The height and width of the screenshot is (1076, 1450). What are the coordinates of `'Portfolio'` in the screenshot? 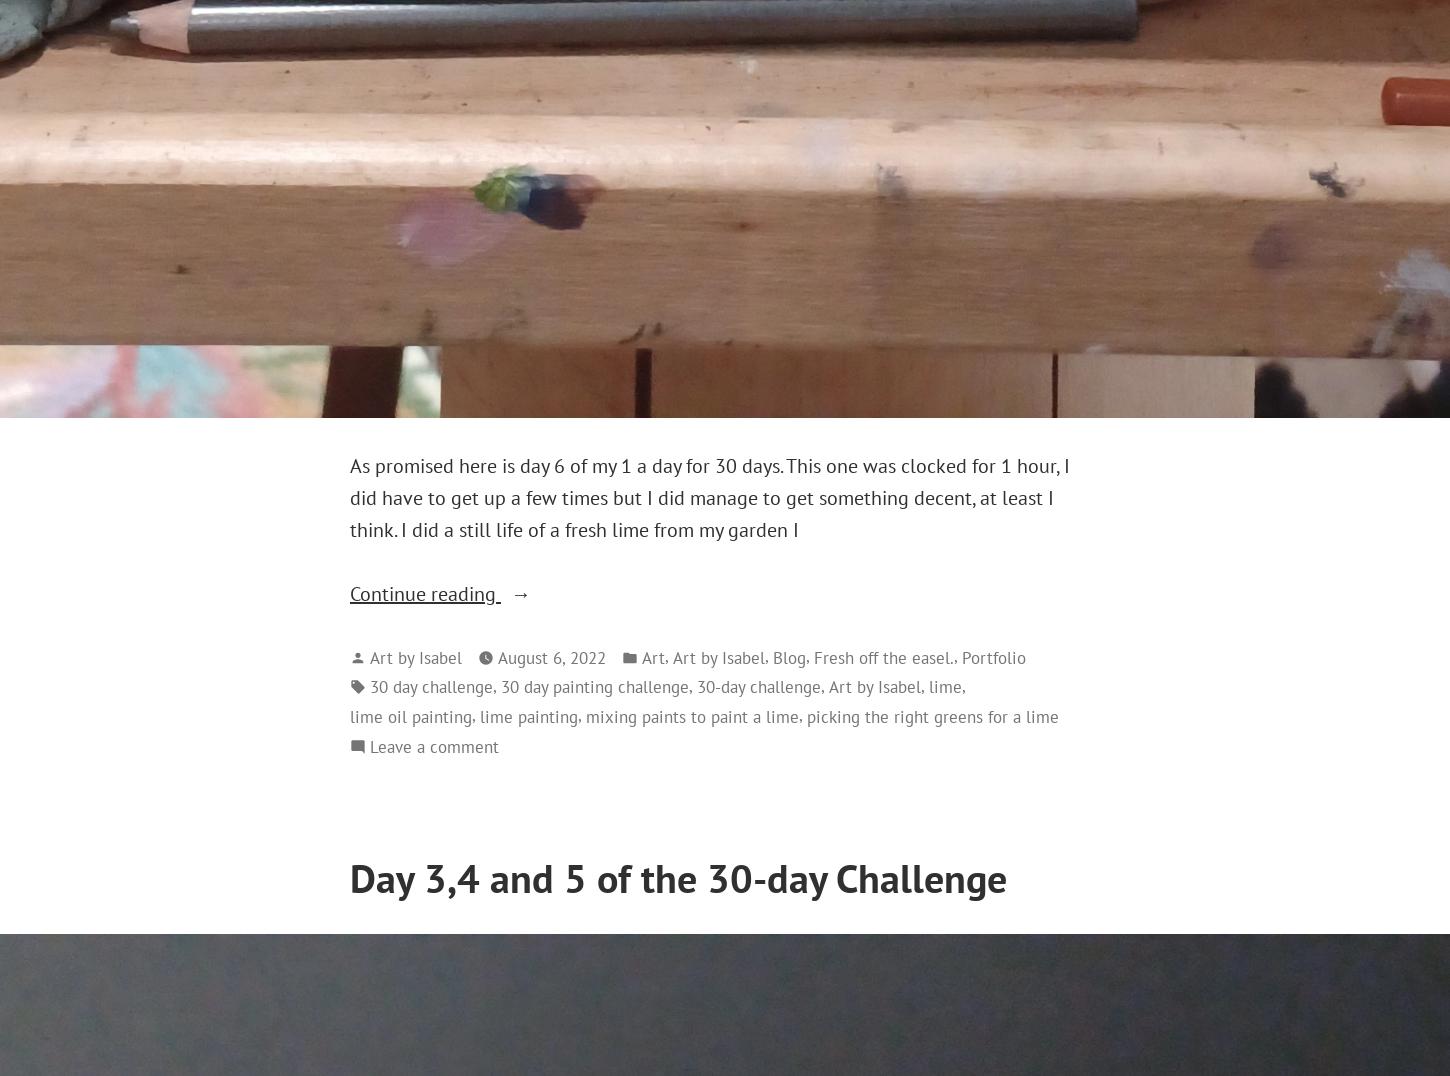 It's located at (993, 655).